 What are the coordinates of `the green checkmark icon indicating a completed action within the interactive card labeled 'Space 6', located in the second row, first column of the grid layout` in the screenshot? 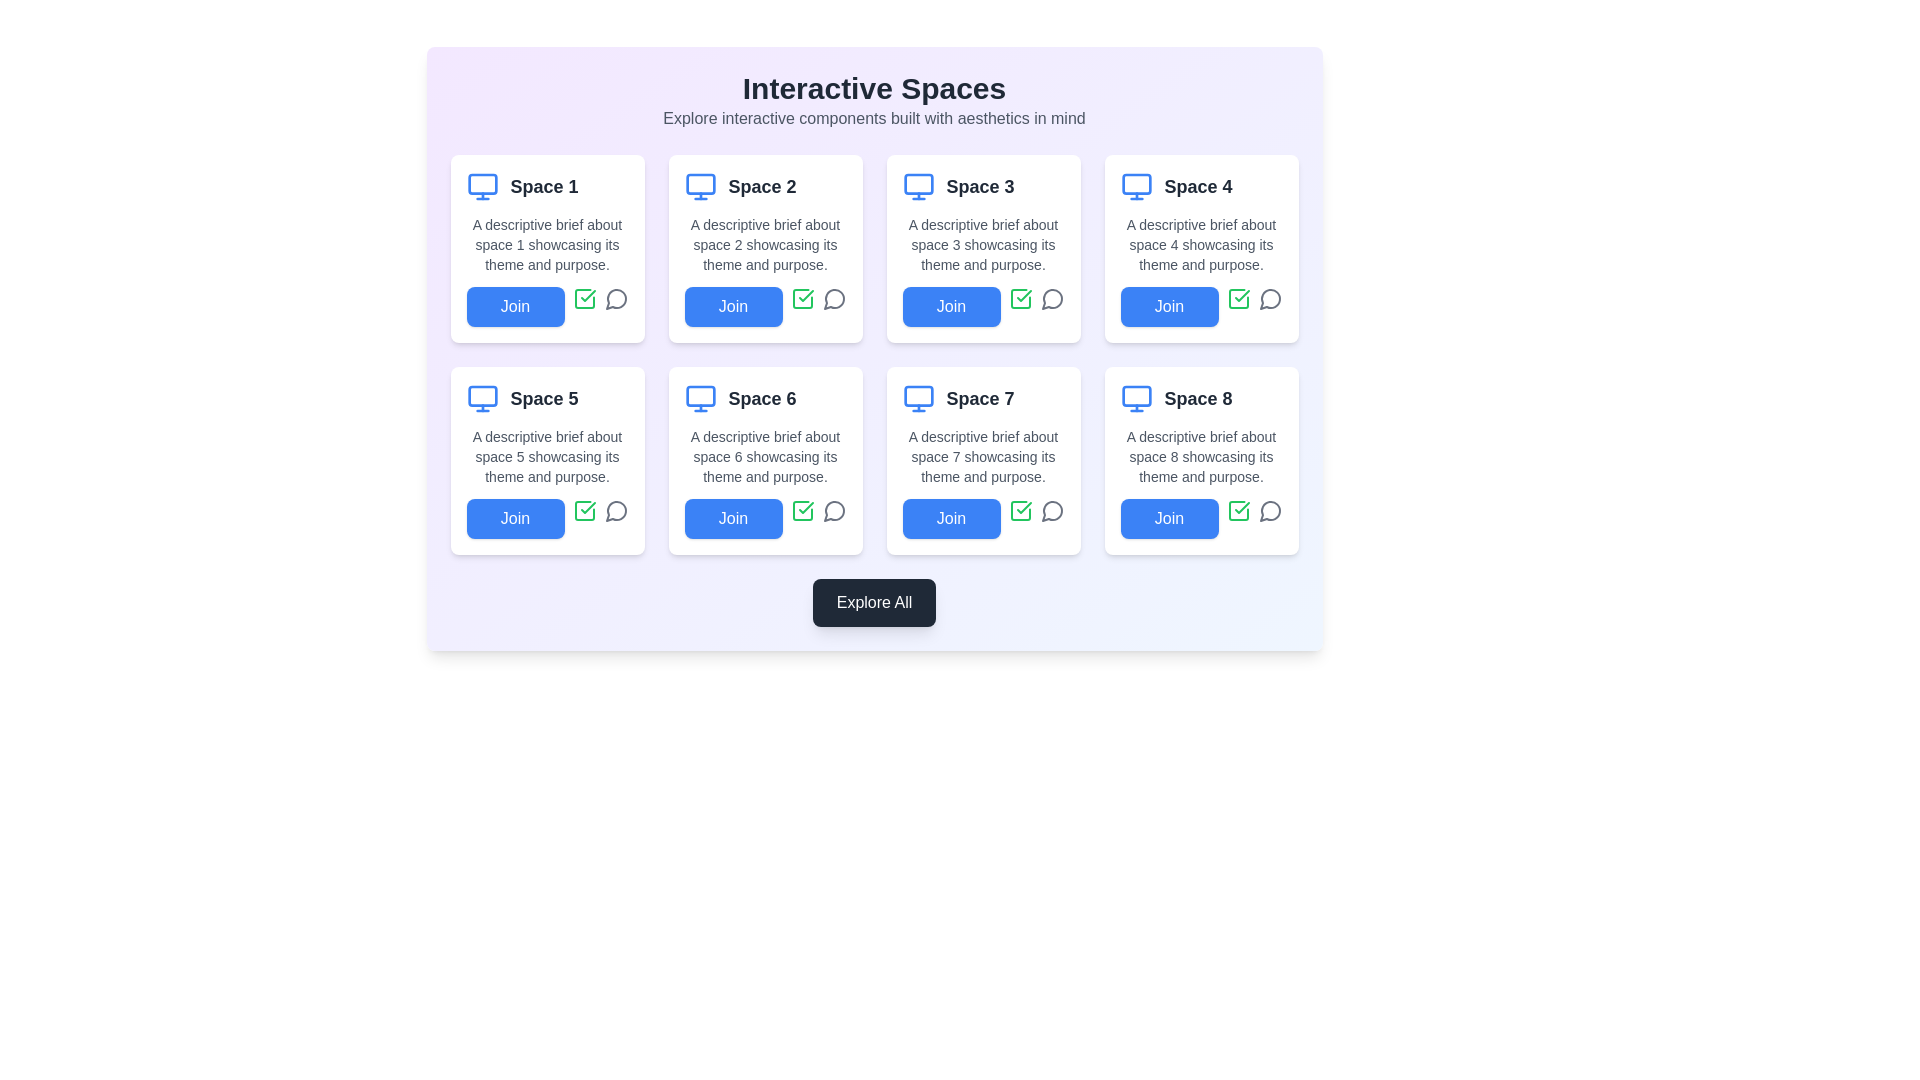 It's located at (587, 507).